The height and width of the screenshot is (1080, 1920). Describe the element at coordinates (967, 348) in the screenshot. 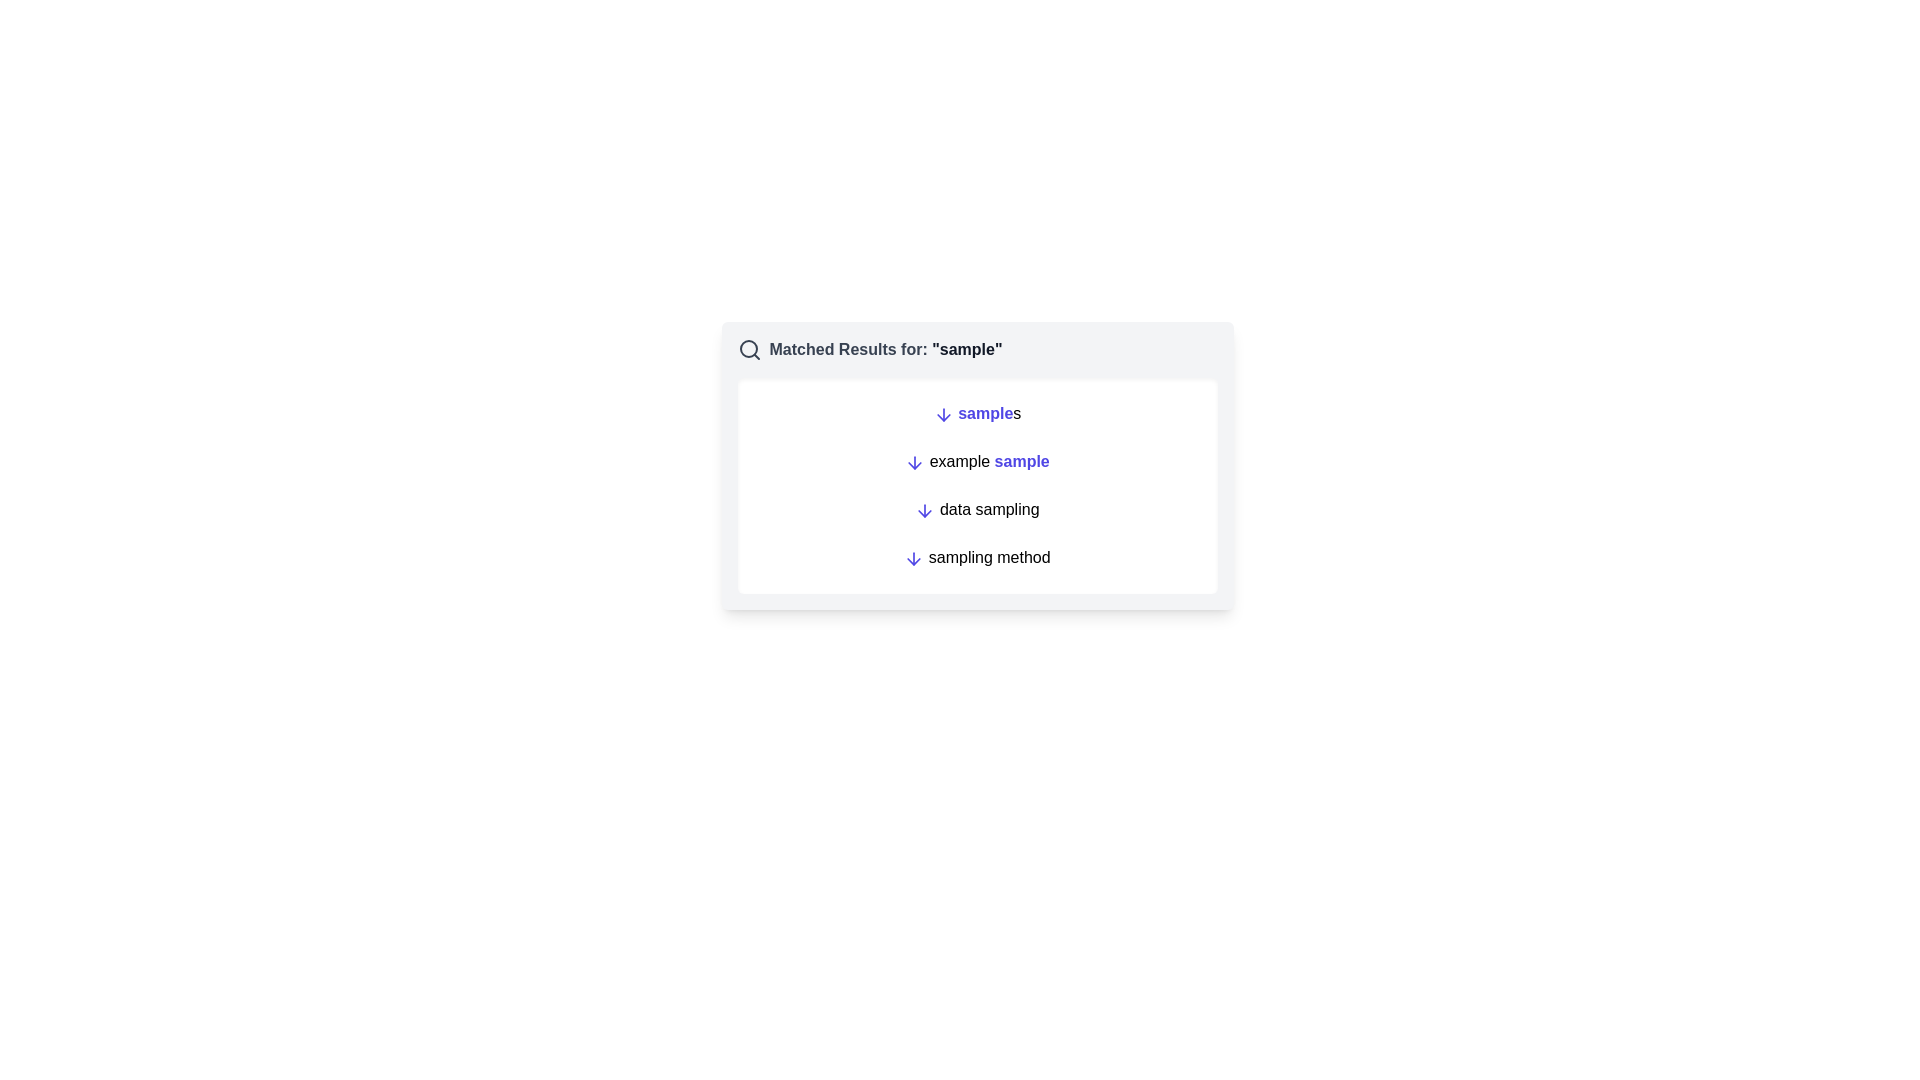

I see `the text element styled in a darker shade that reads '"sample"' within the larger sentence 'Matched Results for: "sample"'` at that location.